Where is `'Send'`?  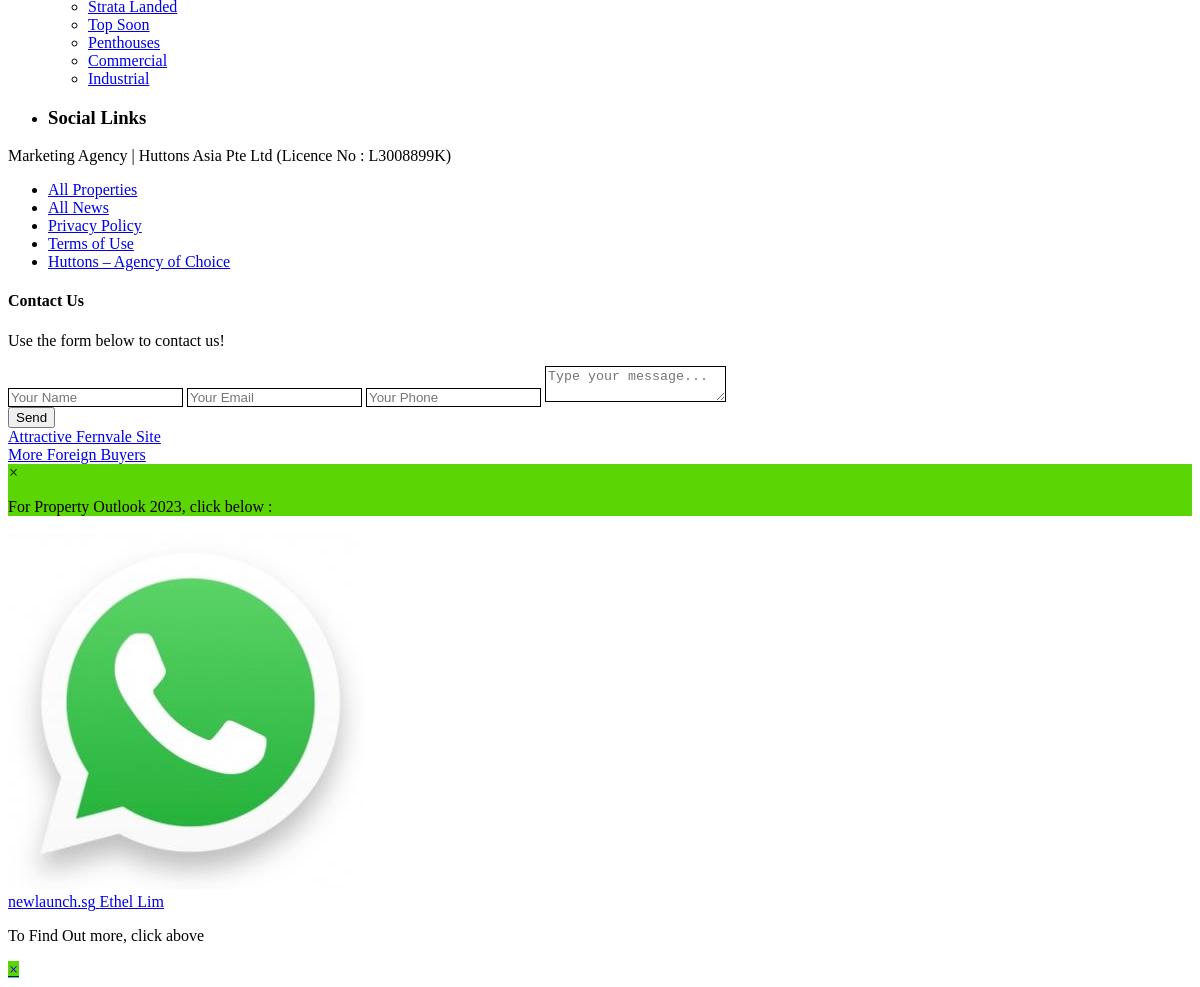 'Send' is located at coordinates (31, 416).